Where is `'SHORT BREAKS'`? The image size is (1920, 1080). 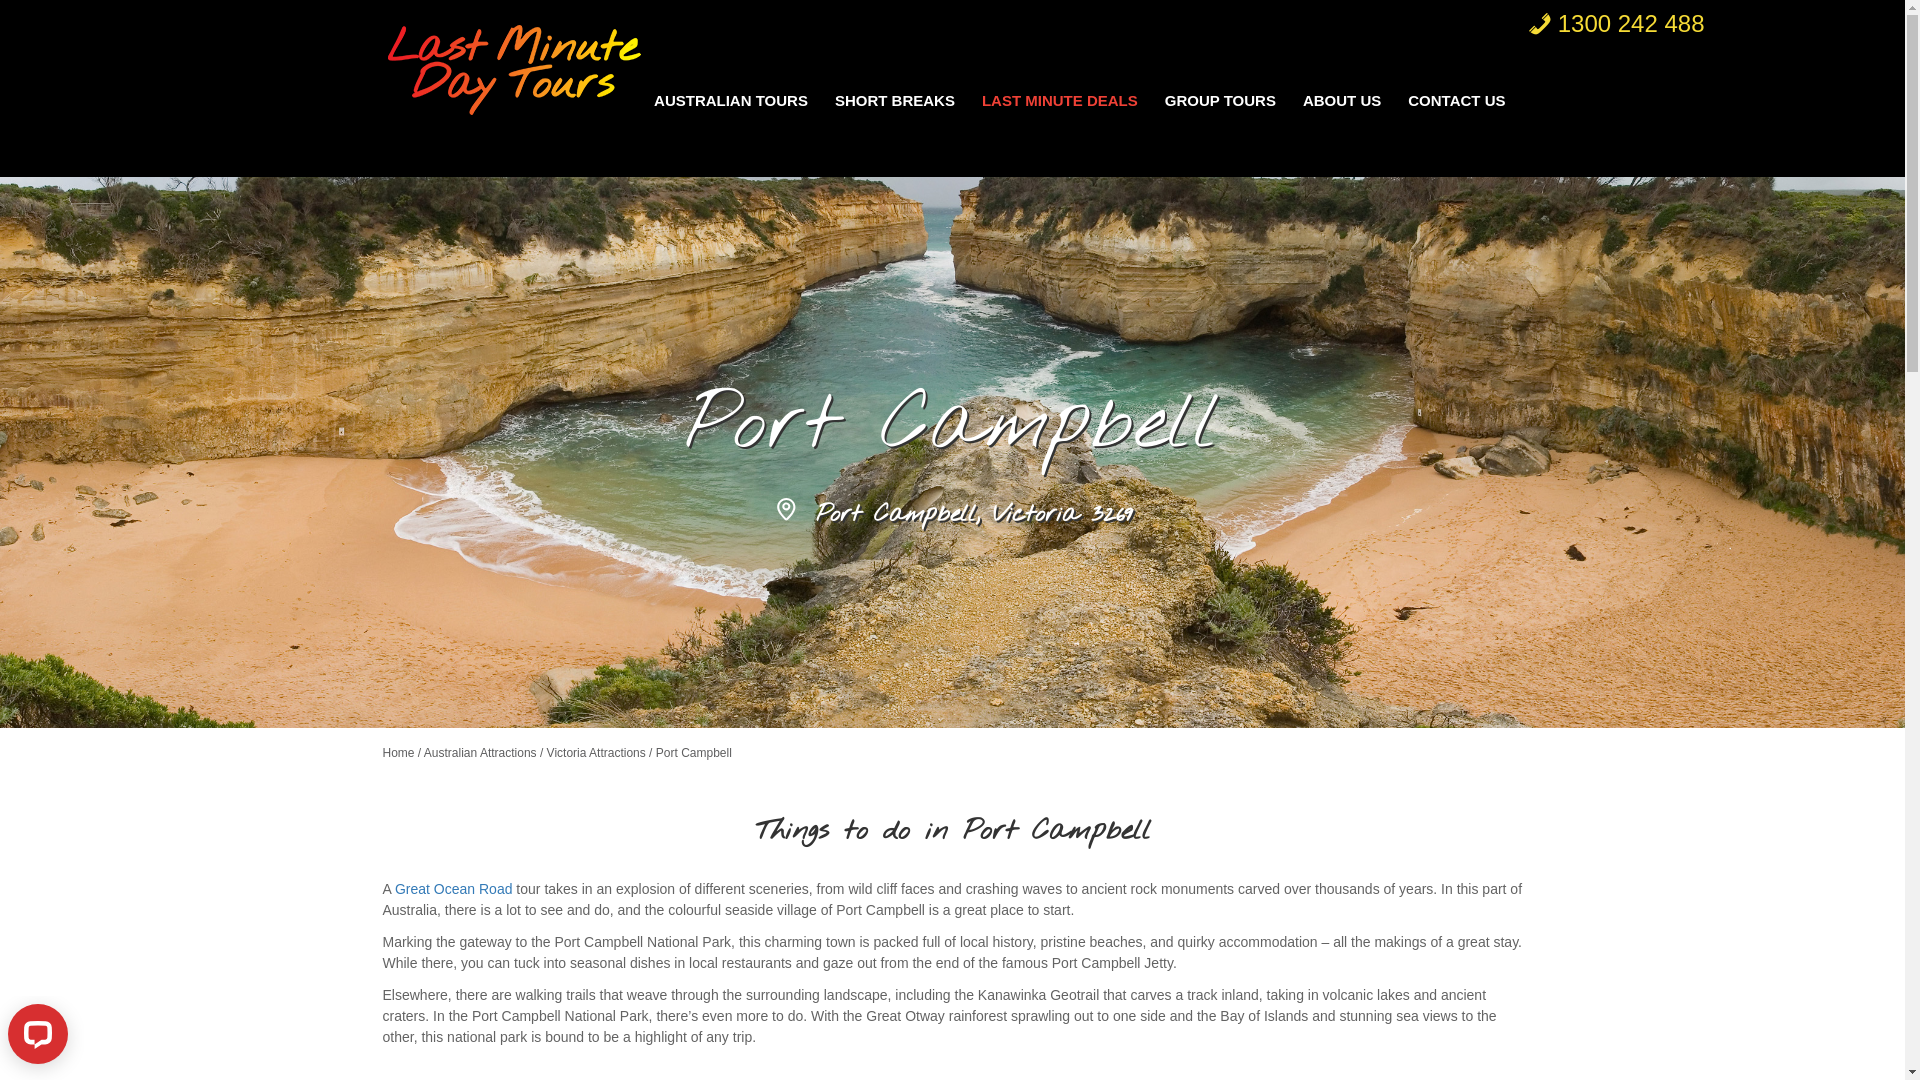 'SHORT BREAKS' is located at coordinates (825, 100).